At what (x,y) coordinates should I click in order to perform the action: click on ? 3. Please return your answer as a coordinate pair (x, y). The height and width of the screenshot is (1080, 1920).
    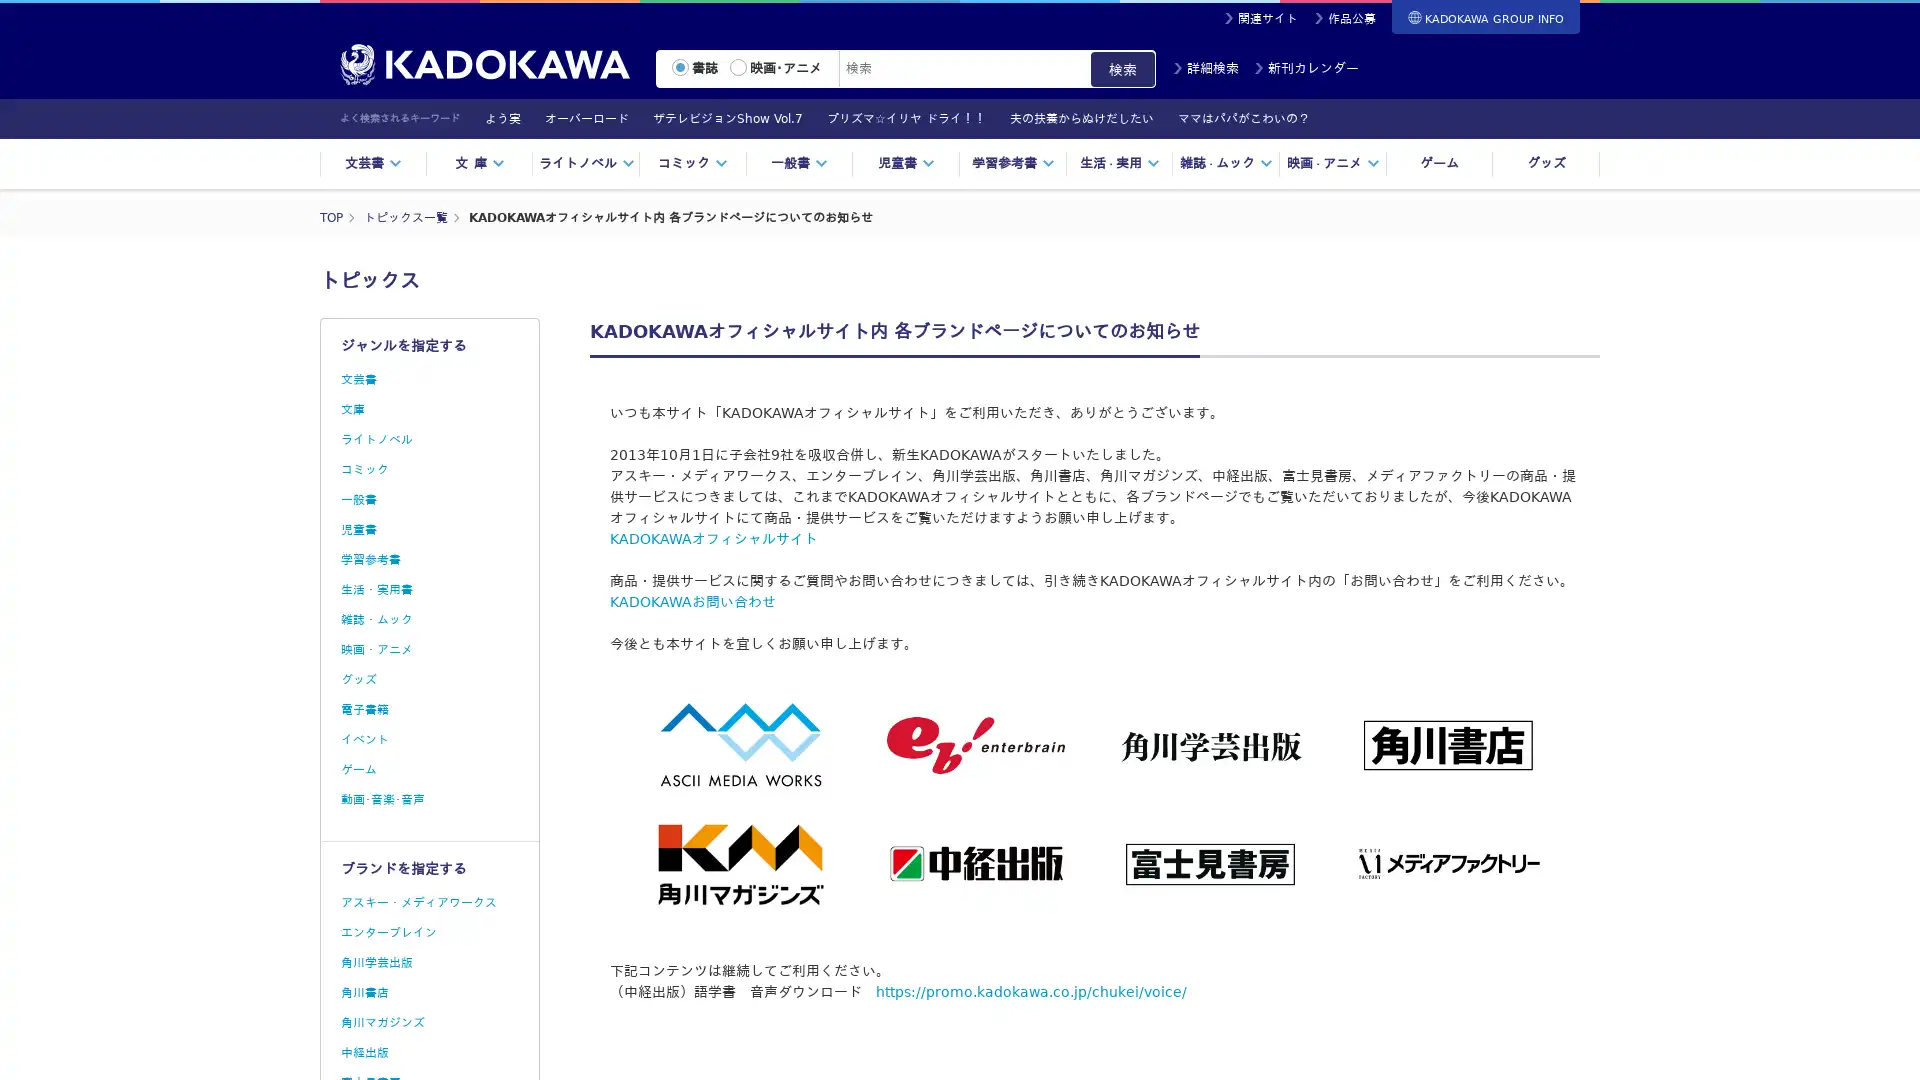
    Looking at the image, I should click on (1018, 150).